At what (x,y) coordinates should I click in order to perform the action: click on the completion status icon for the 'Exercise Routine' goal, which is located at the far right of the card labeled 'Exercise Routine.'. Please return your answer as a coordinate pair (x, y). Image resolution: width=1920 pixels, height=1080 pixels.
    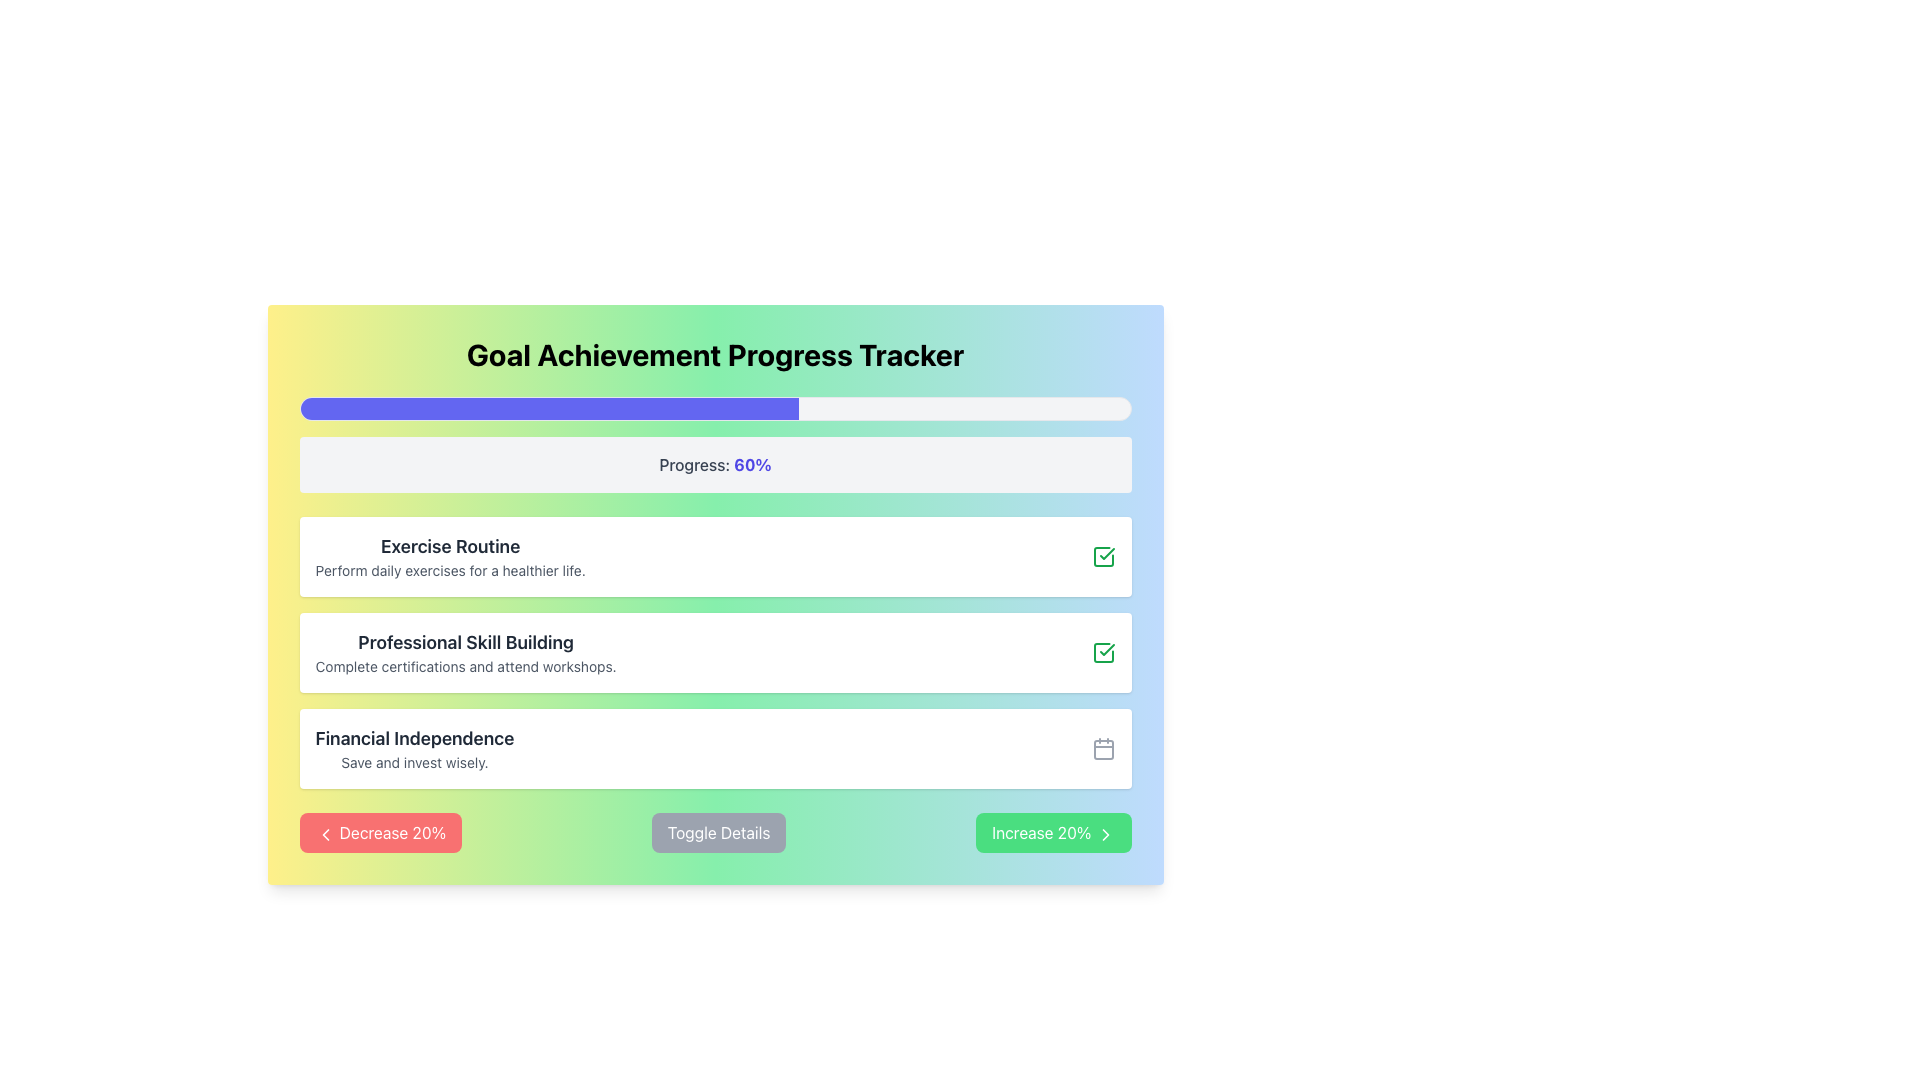
    Looking at the image, I should click on (1106, 650).